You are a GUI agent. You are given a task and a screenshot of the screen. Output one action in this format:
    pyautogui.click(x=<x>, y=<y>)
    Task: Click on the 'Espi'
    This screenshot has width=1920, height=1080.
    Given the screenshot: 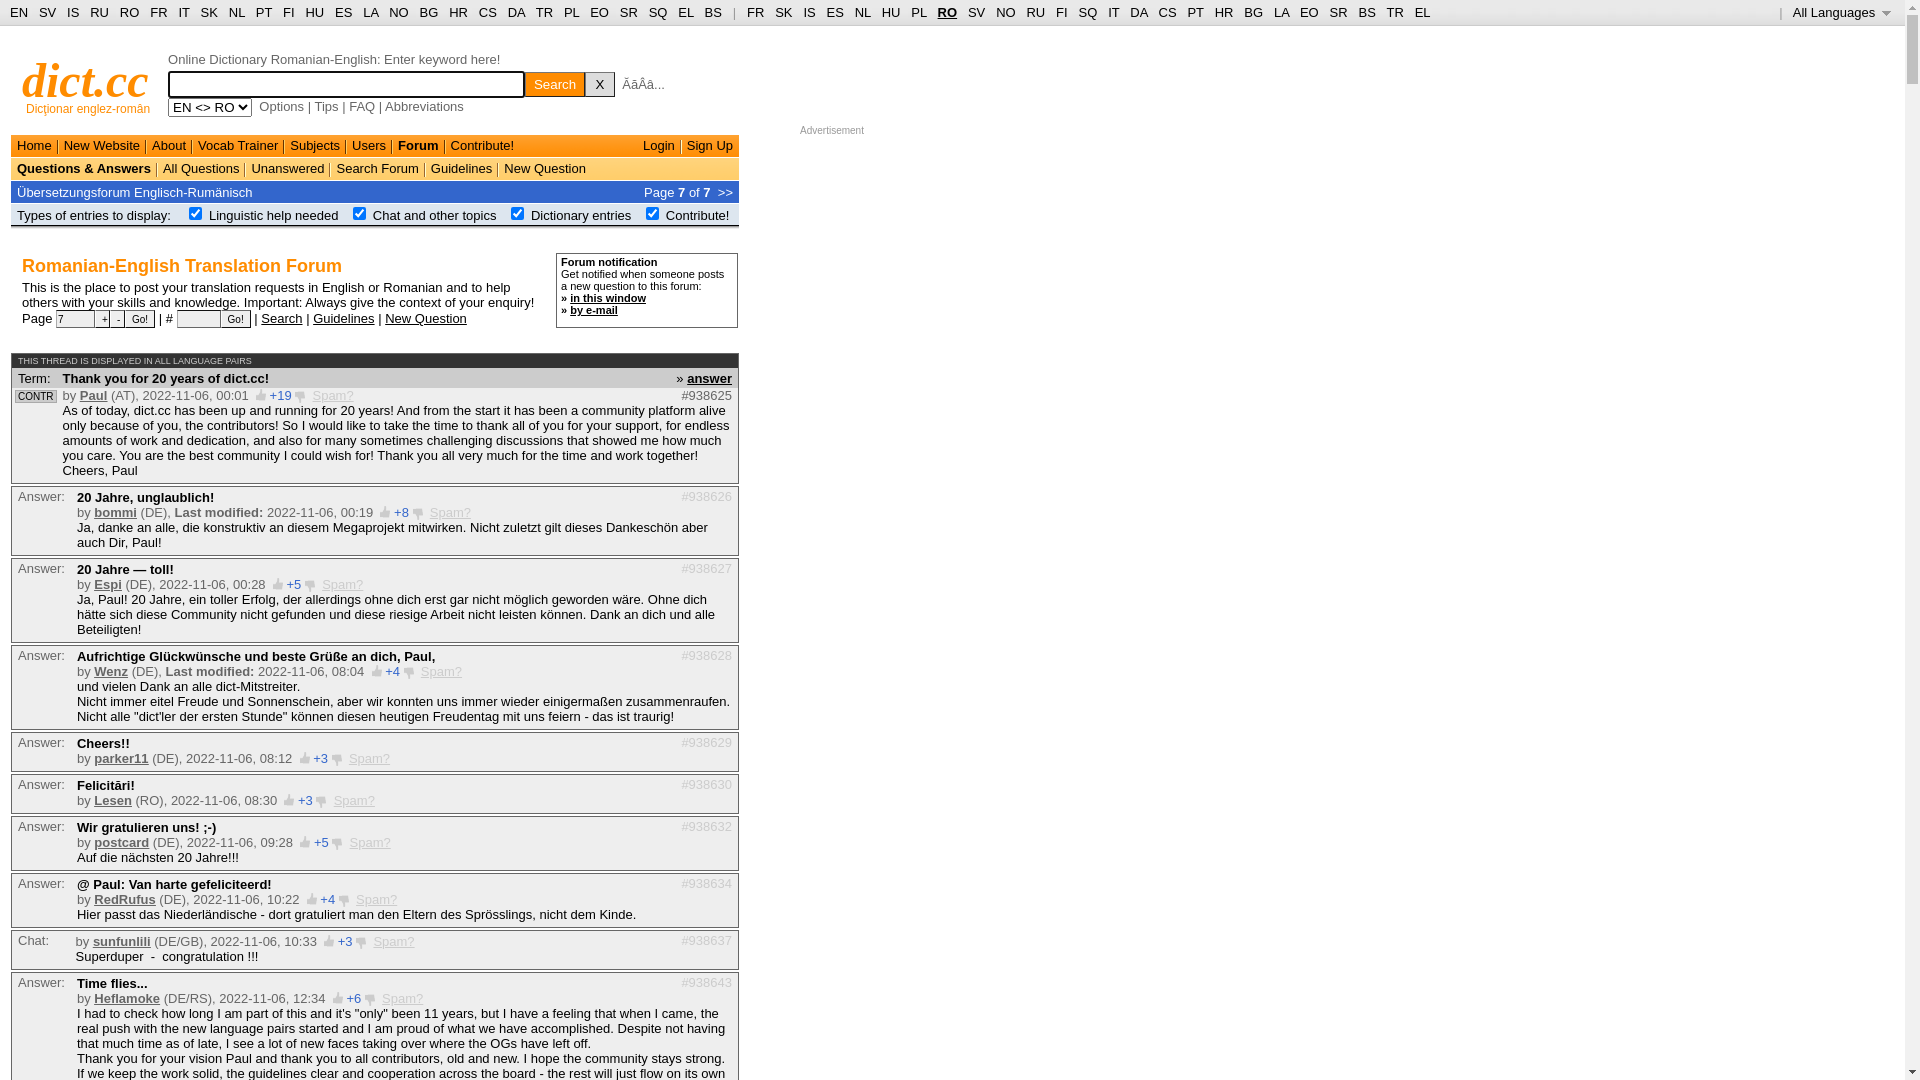 What is the action you would take?
    pyautogui.click(x=93, y=584)
    